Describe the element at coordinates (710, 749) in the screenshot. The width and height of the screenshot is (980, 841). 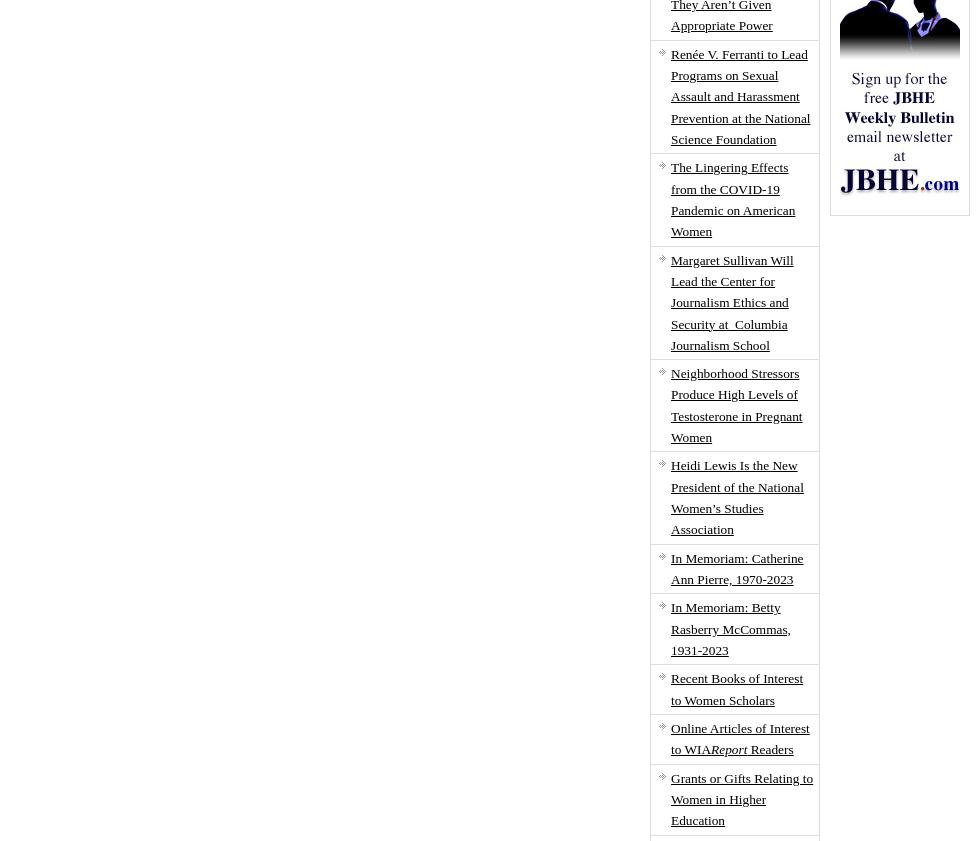
I see `'Report'` at that location.